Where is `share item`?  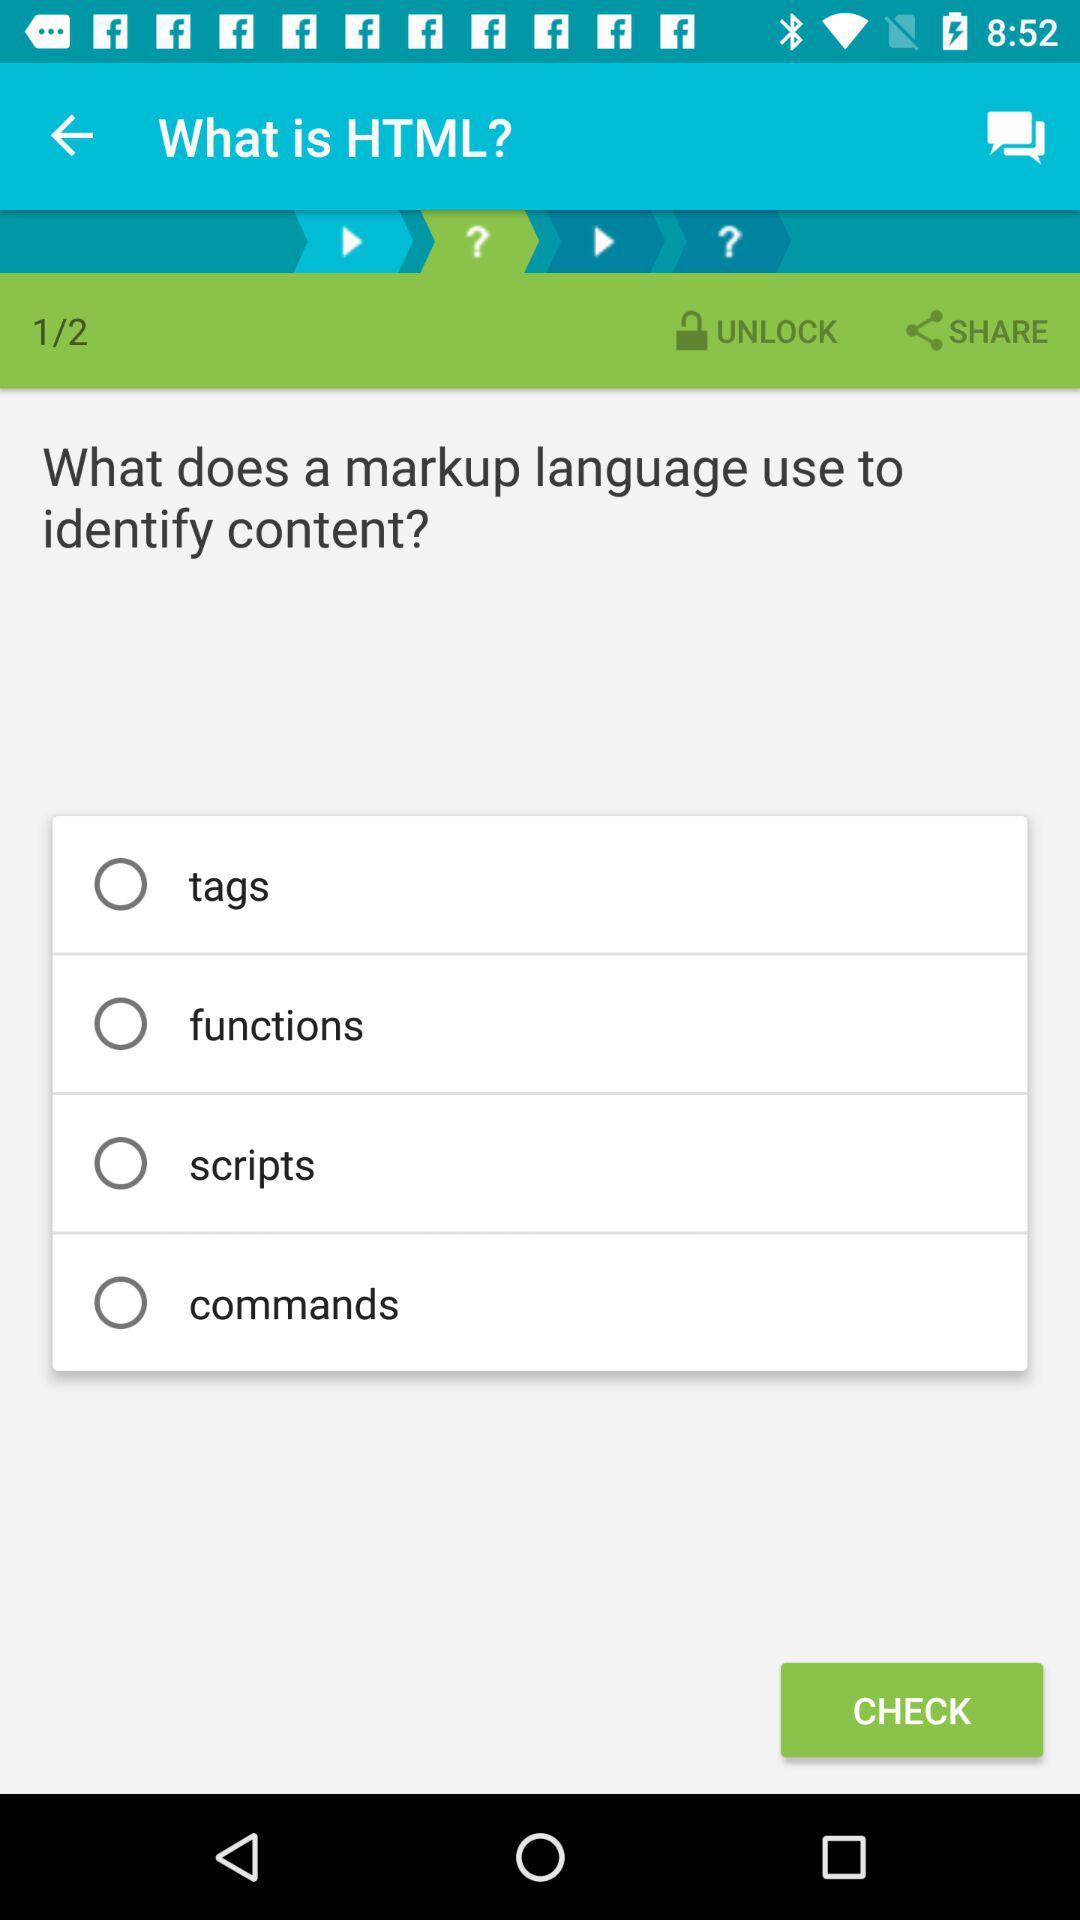
share item is located at coordinates (973, 330).